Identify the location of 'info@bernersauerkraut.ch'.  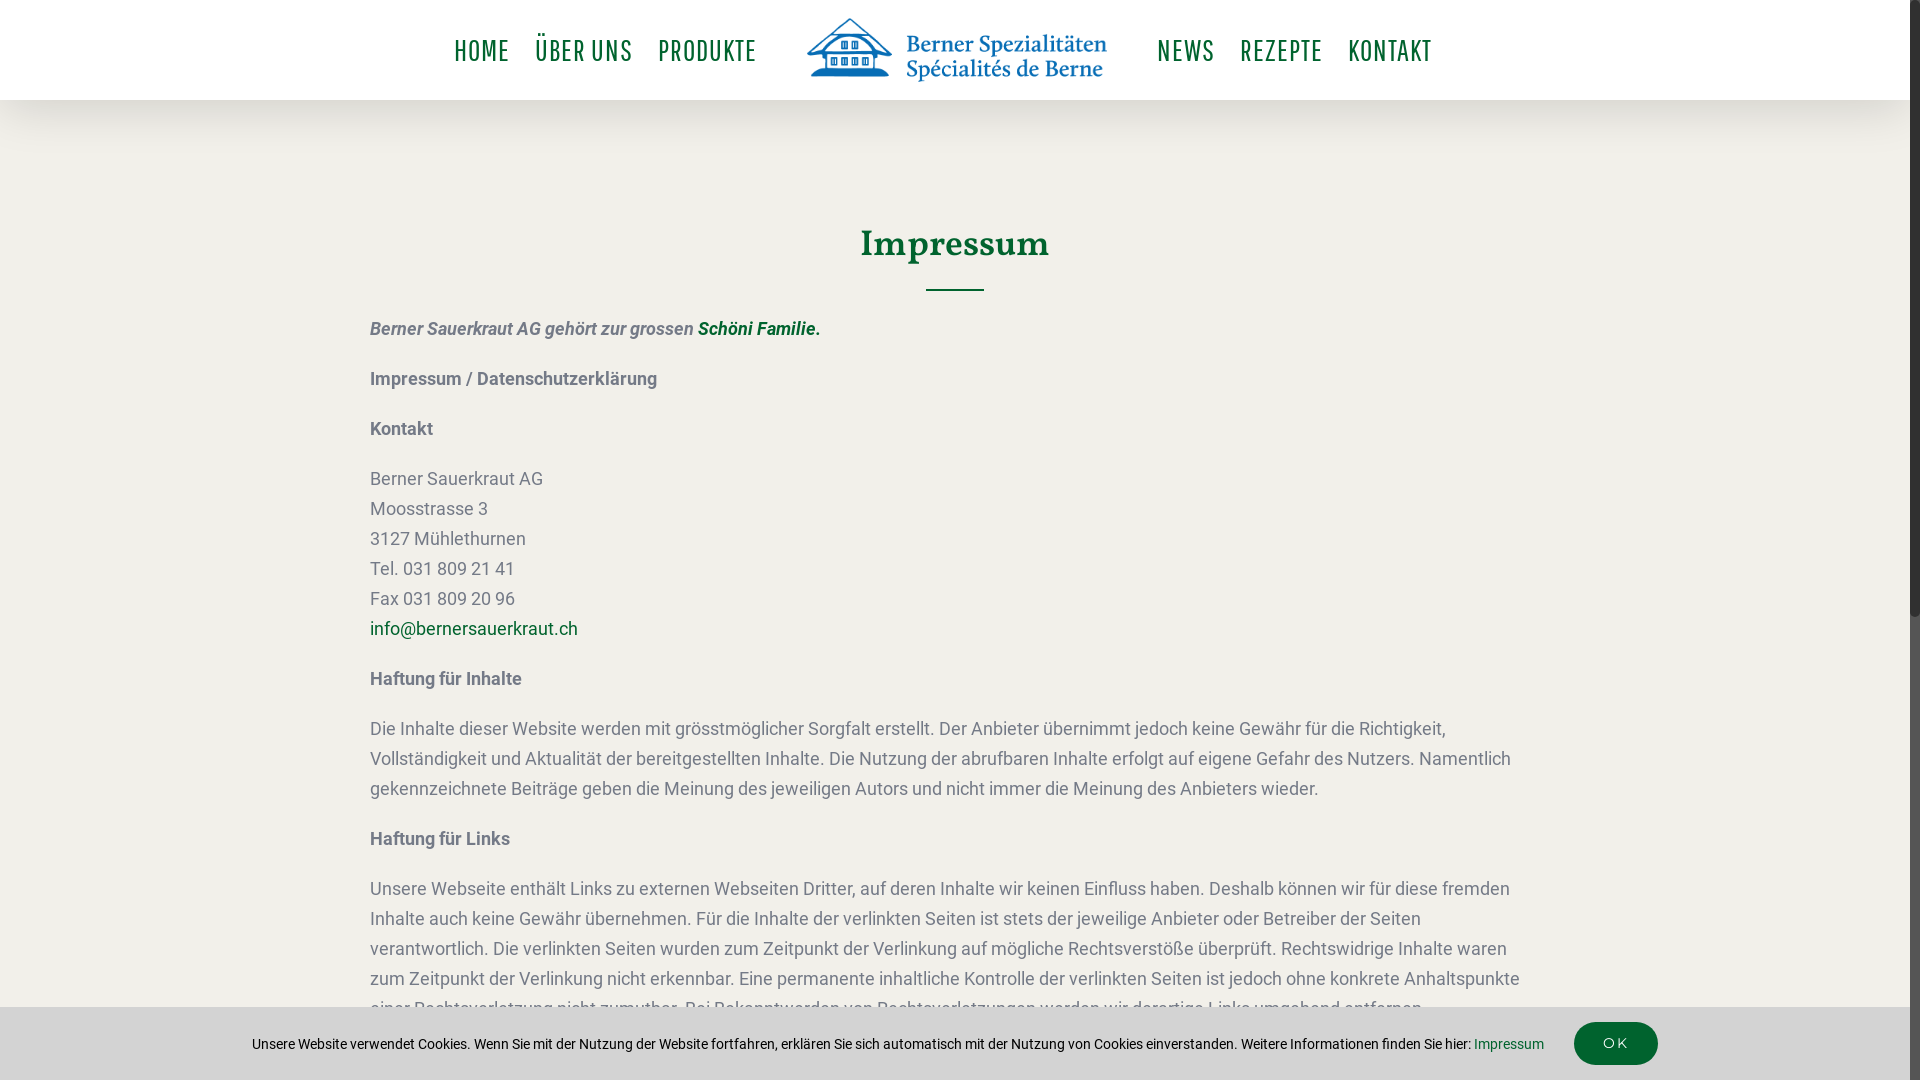
(473, 627).